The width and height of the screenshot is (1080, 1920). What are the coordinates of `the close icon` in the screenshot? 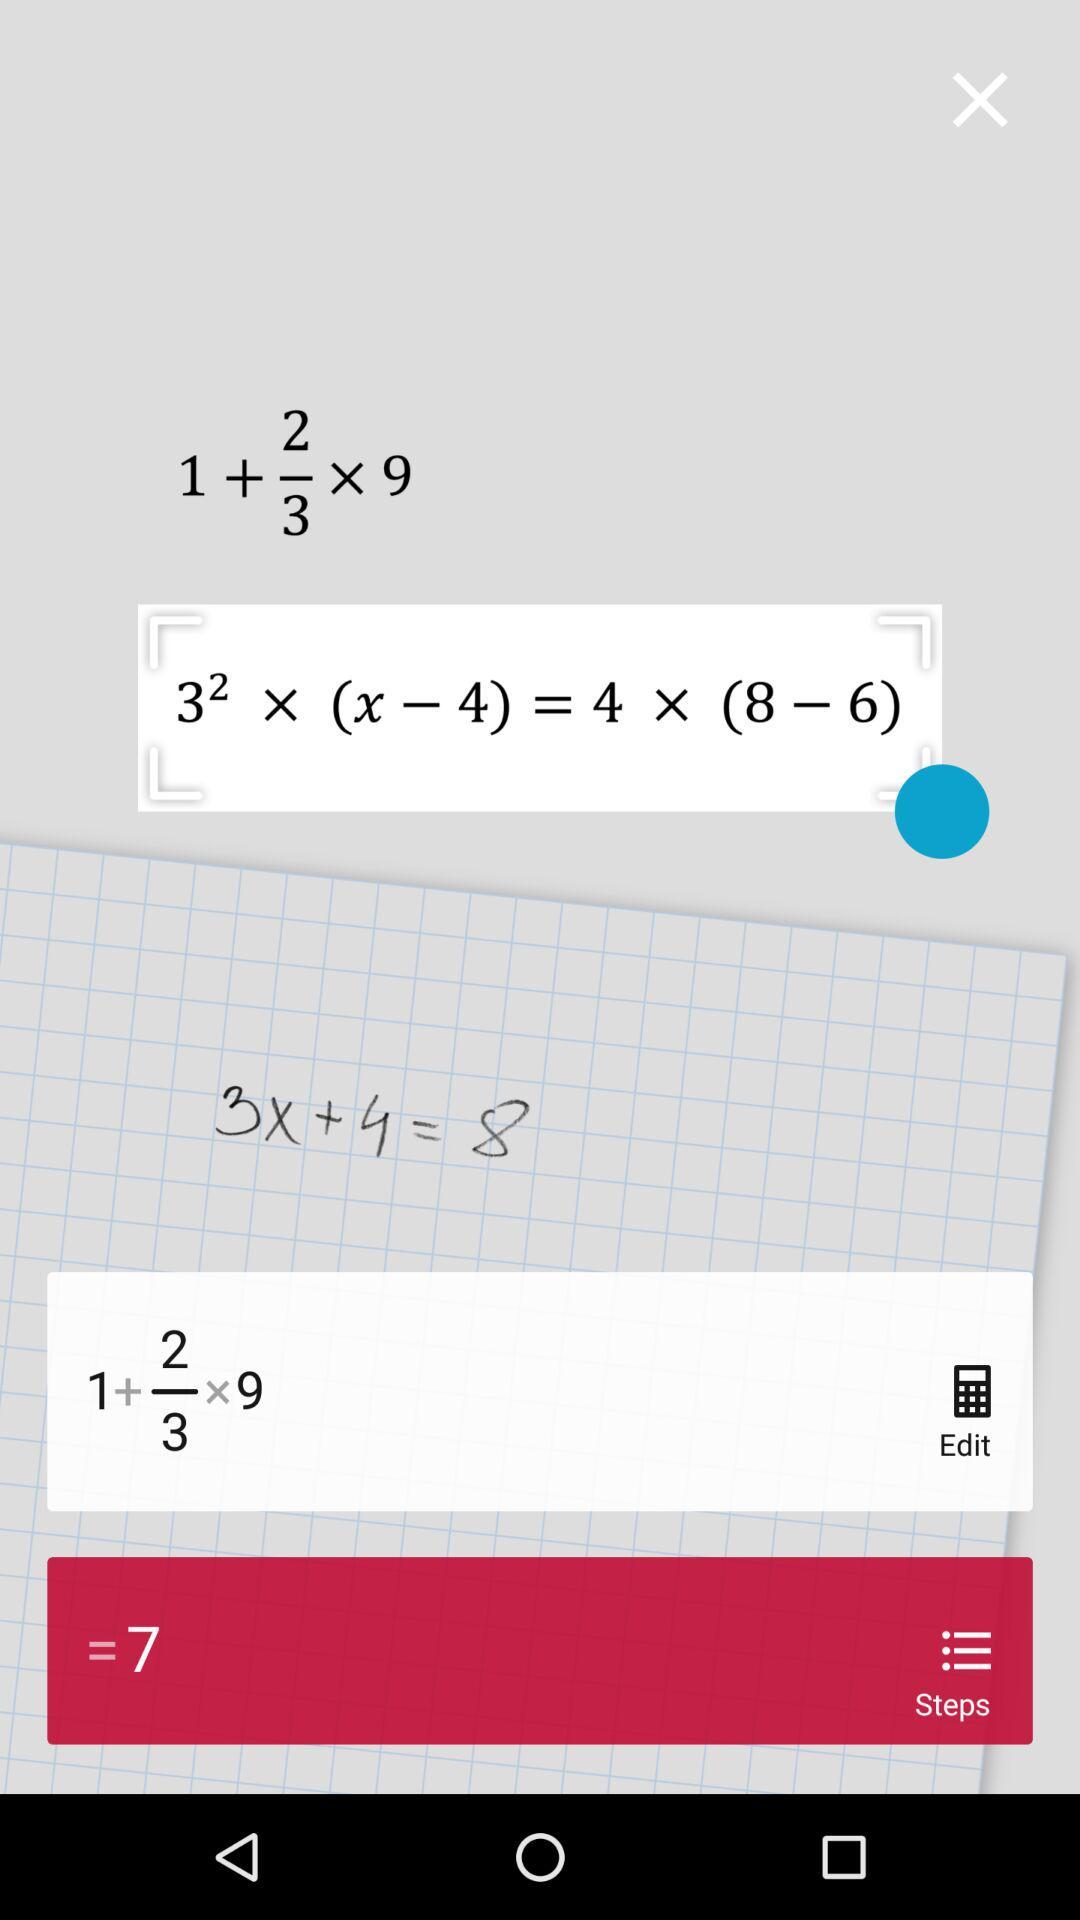 It's located at (979, 98).